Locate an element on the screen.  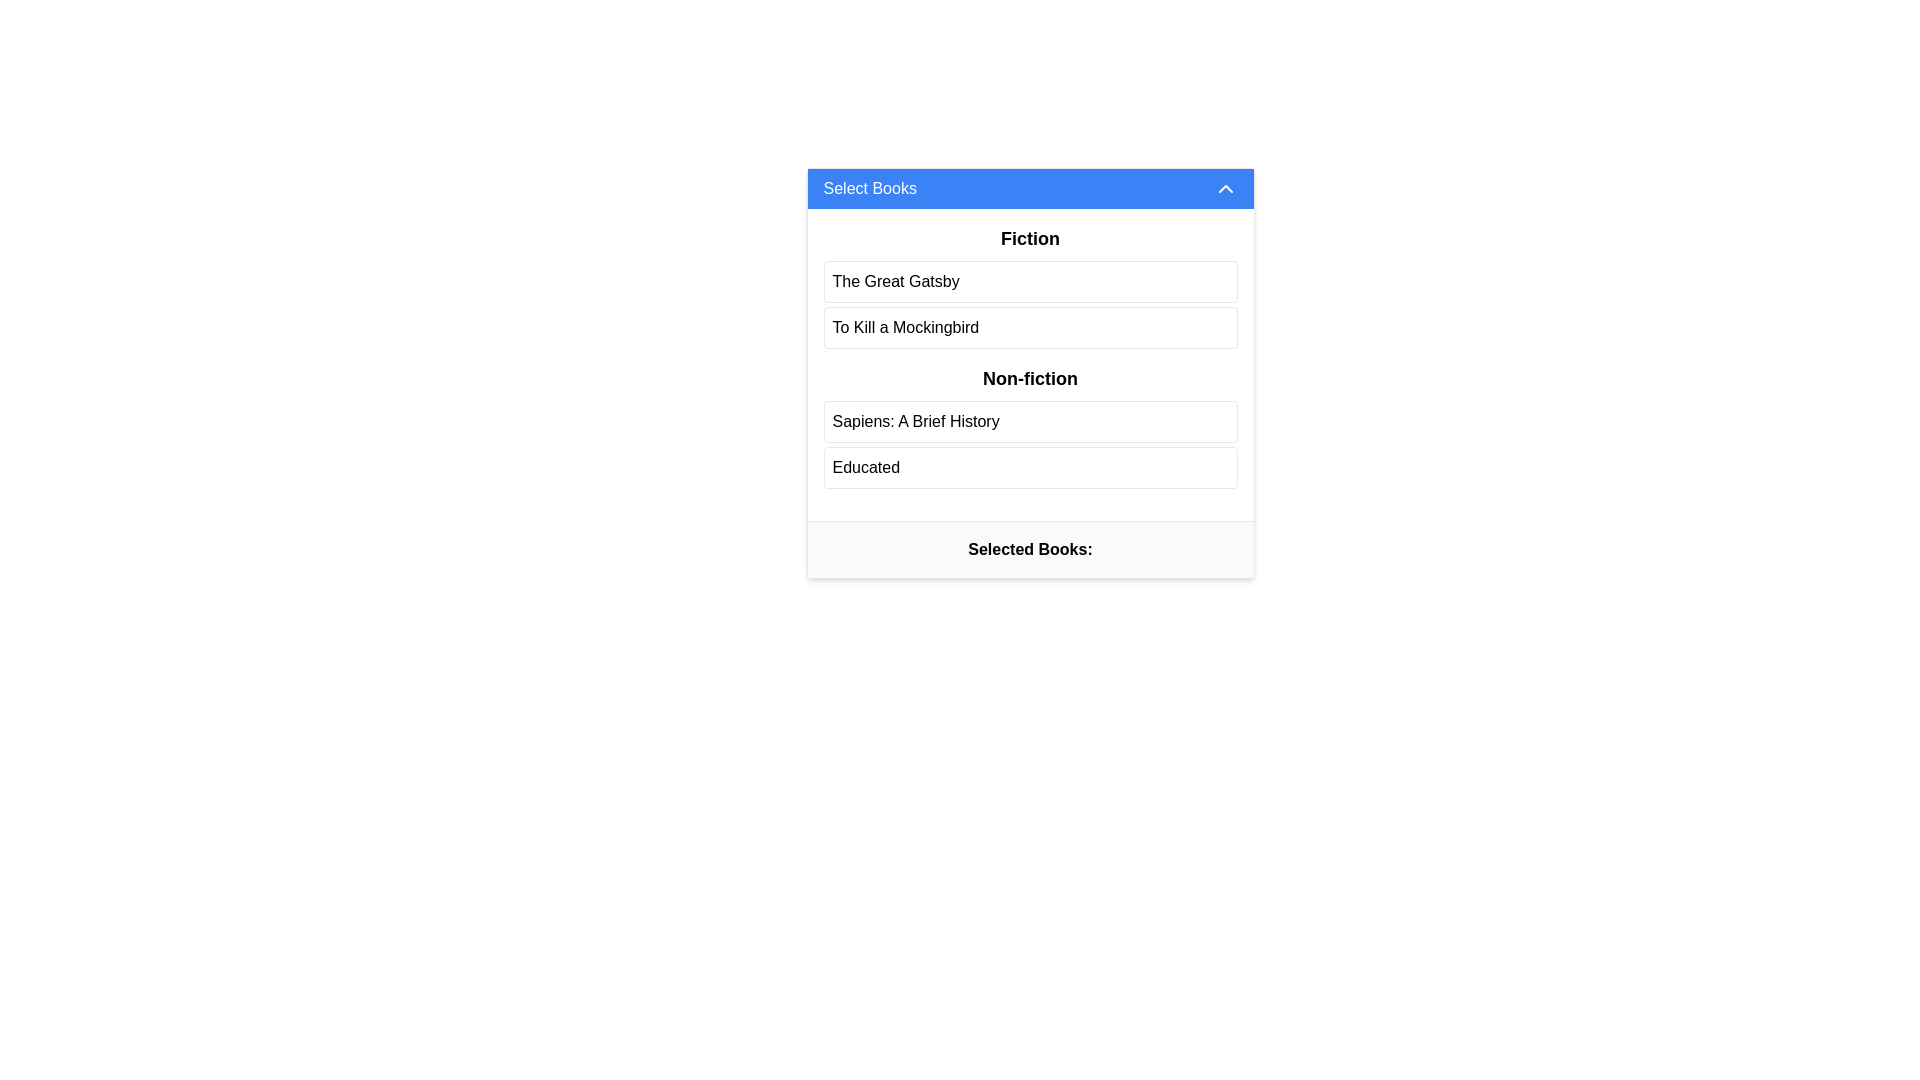
the upward-pointing chevron icon located at the far-right side of the blue header bar labeled 'Select Books' is located at coordinates (1224, 189).